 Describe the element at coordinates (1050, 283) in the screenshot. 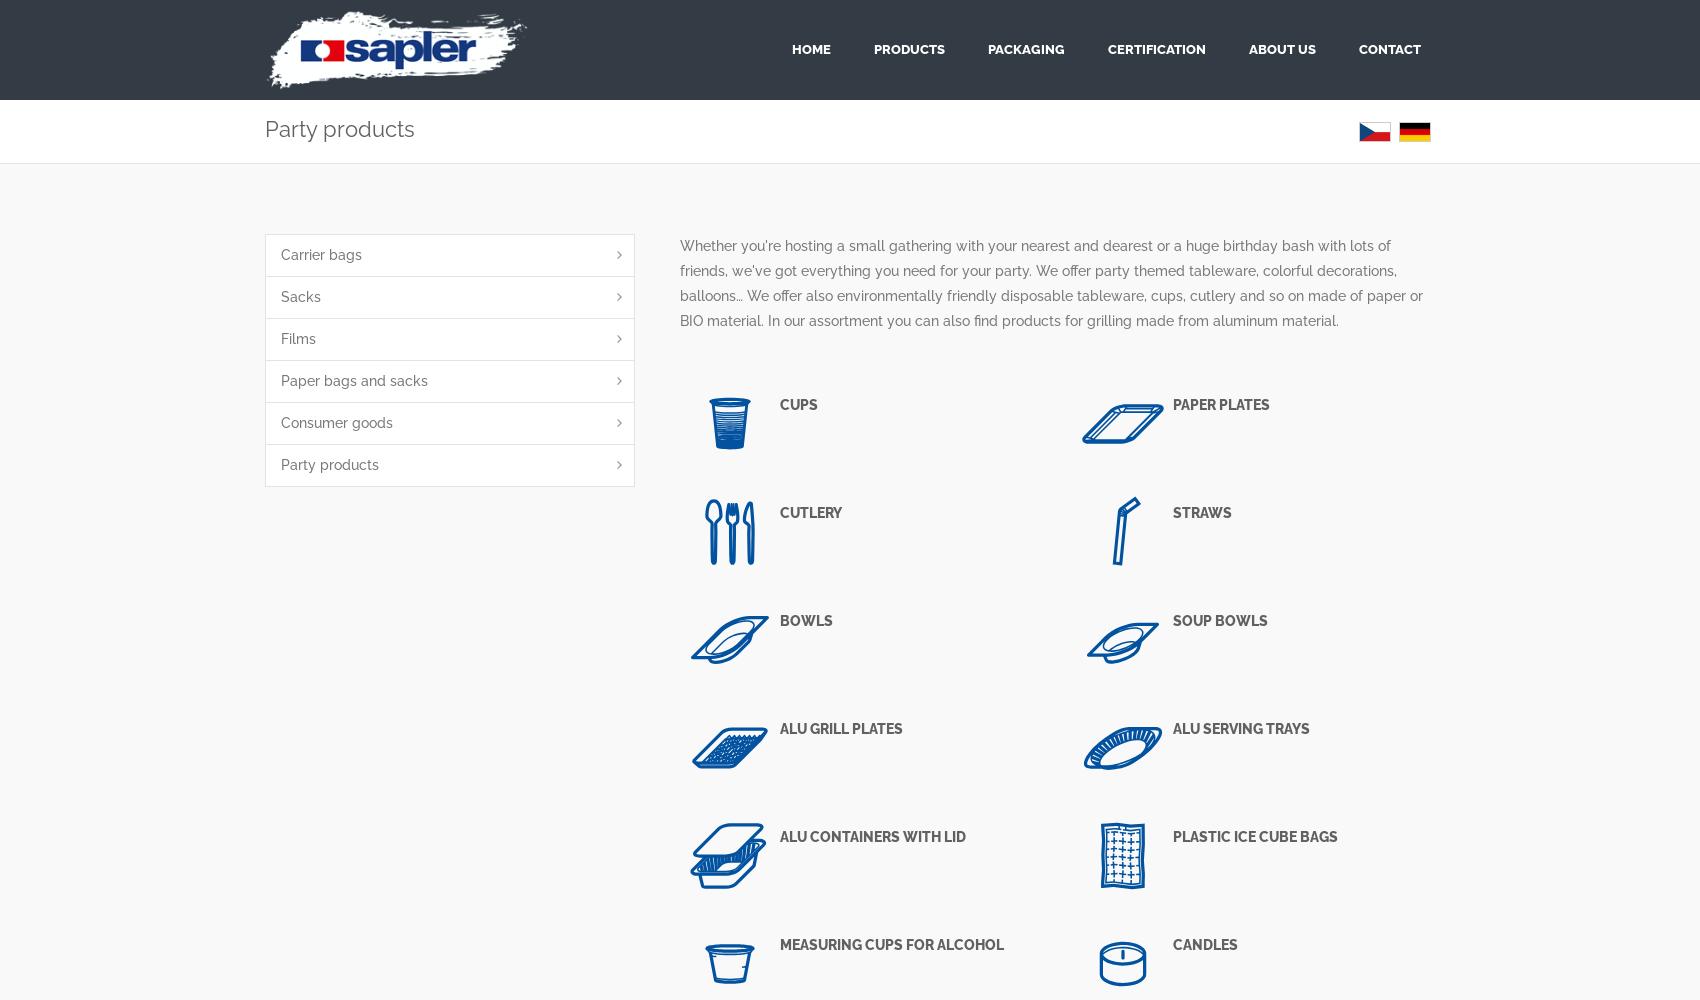

I see `'Whether you're hosting a small gathering with your nearest and dearest or a huge birthday bash with lots of friends, we've got everything you need for your party. We offer party themed tableware, colorful decorations, balloons… We offer also environmentally friendly disposable tableware, cups, cutlery and so on made of paper or BIO material. In our assortment you can also find products for grilling made from aluminum material.'` at that location.